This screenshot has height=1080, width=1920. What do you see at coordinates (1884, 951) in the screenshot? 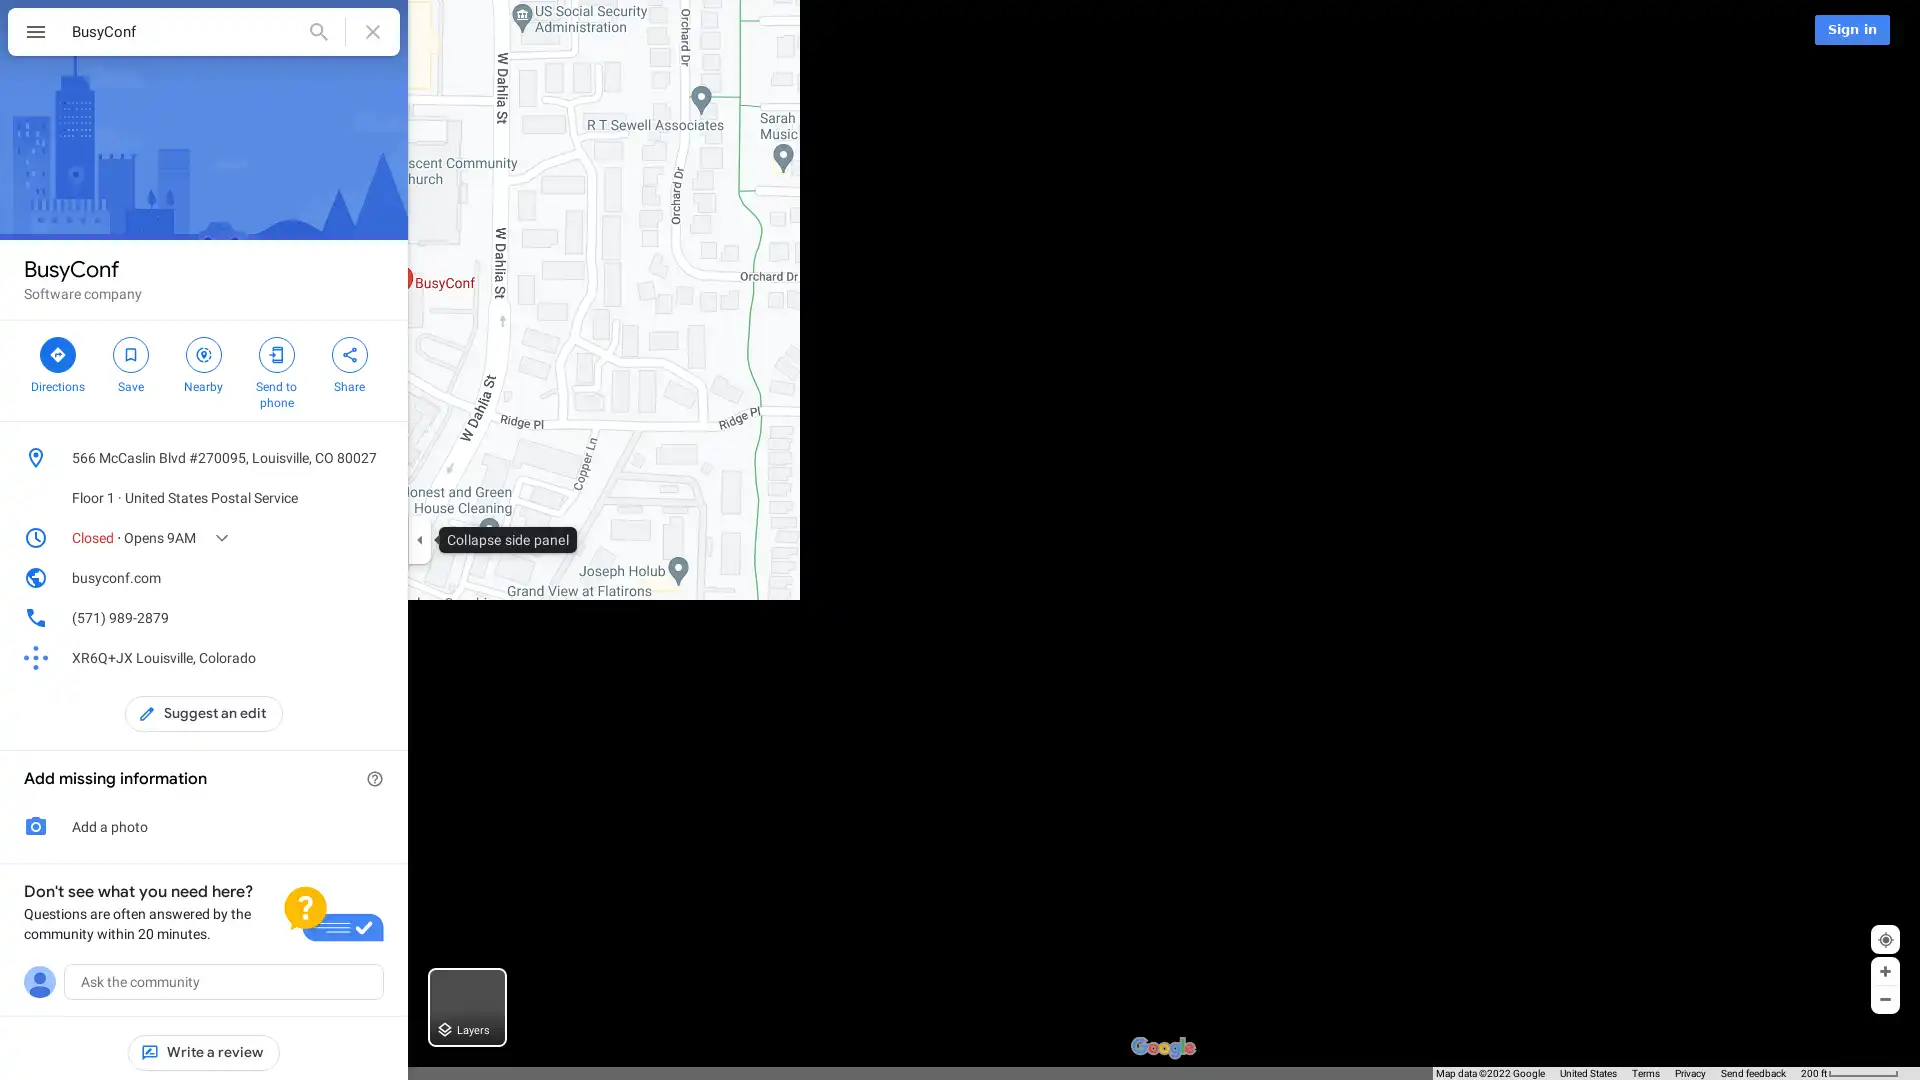
I see `Show Your Location` at bounding box center [1884, 951].